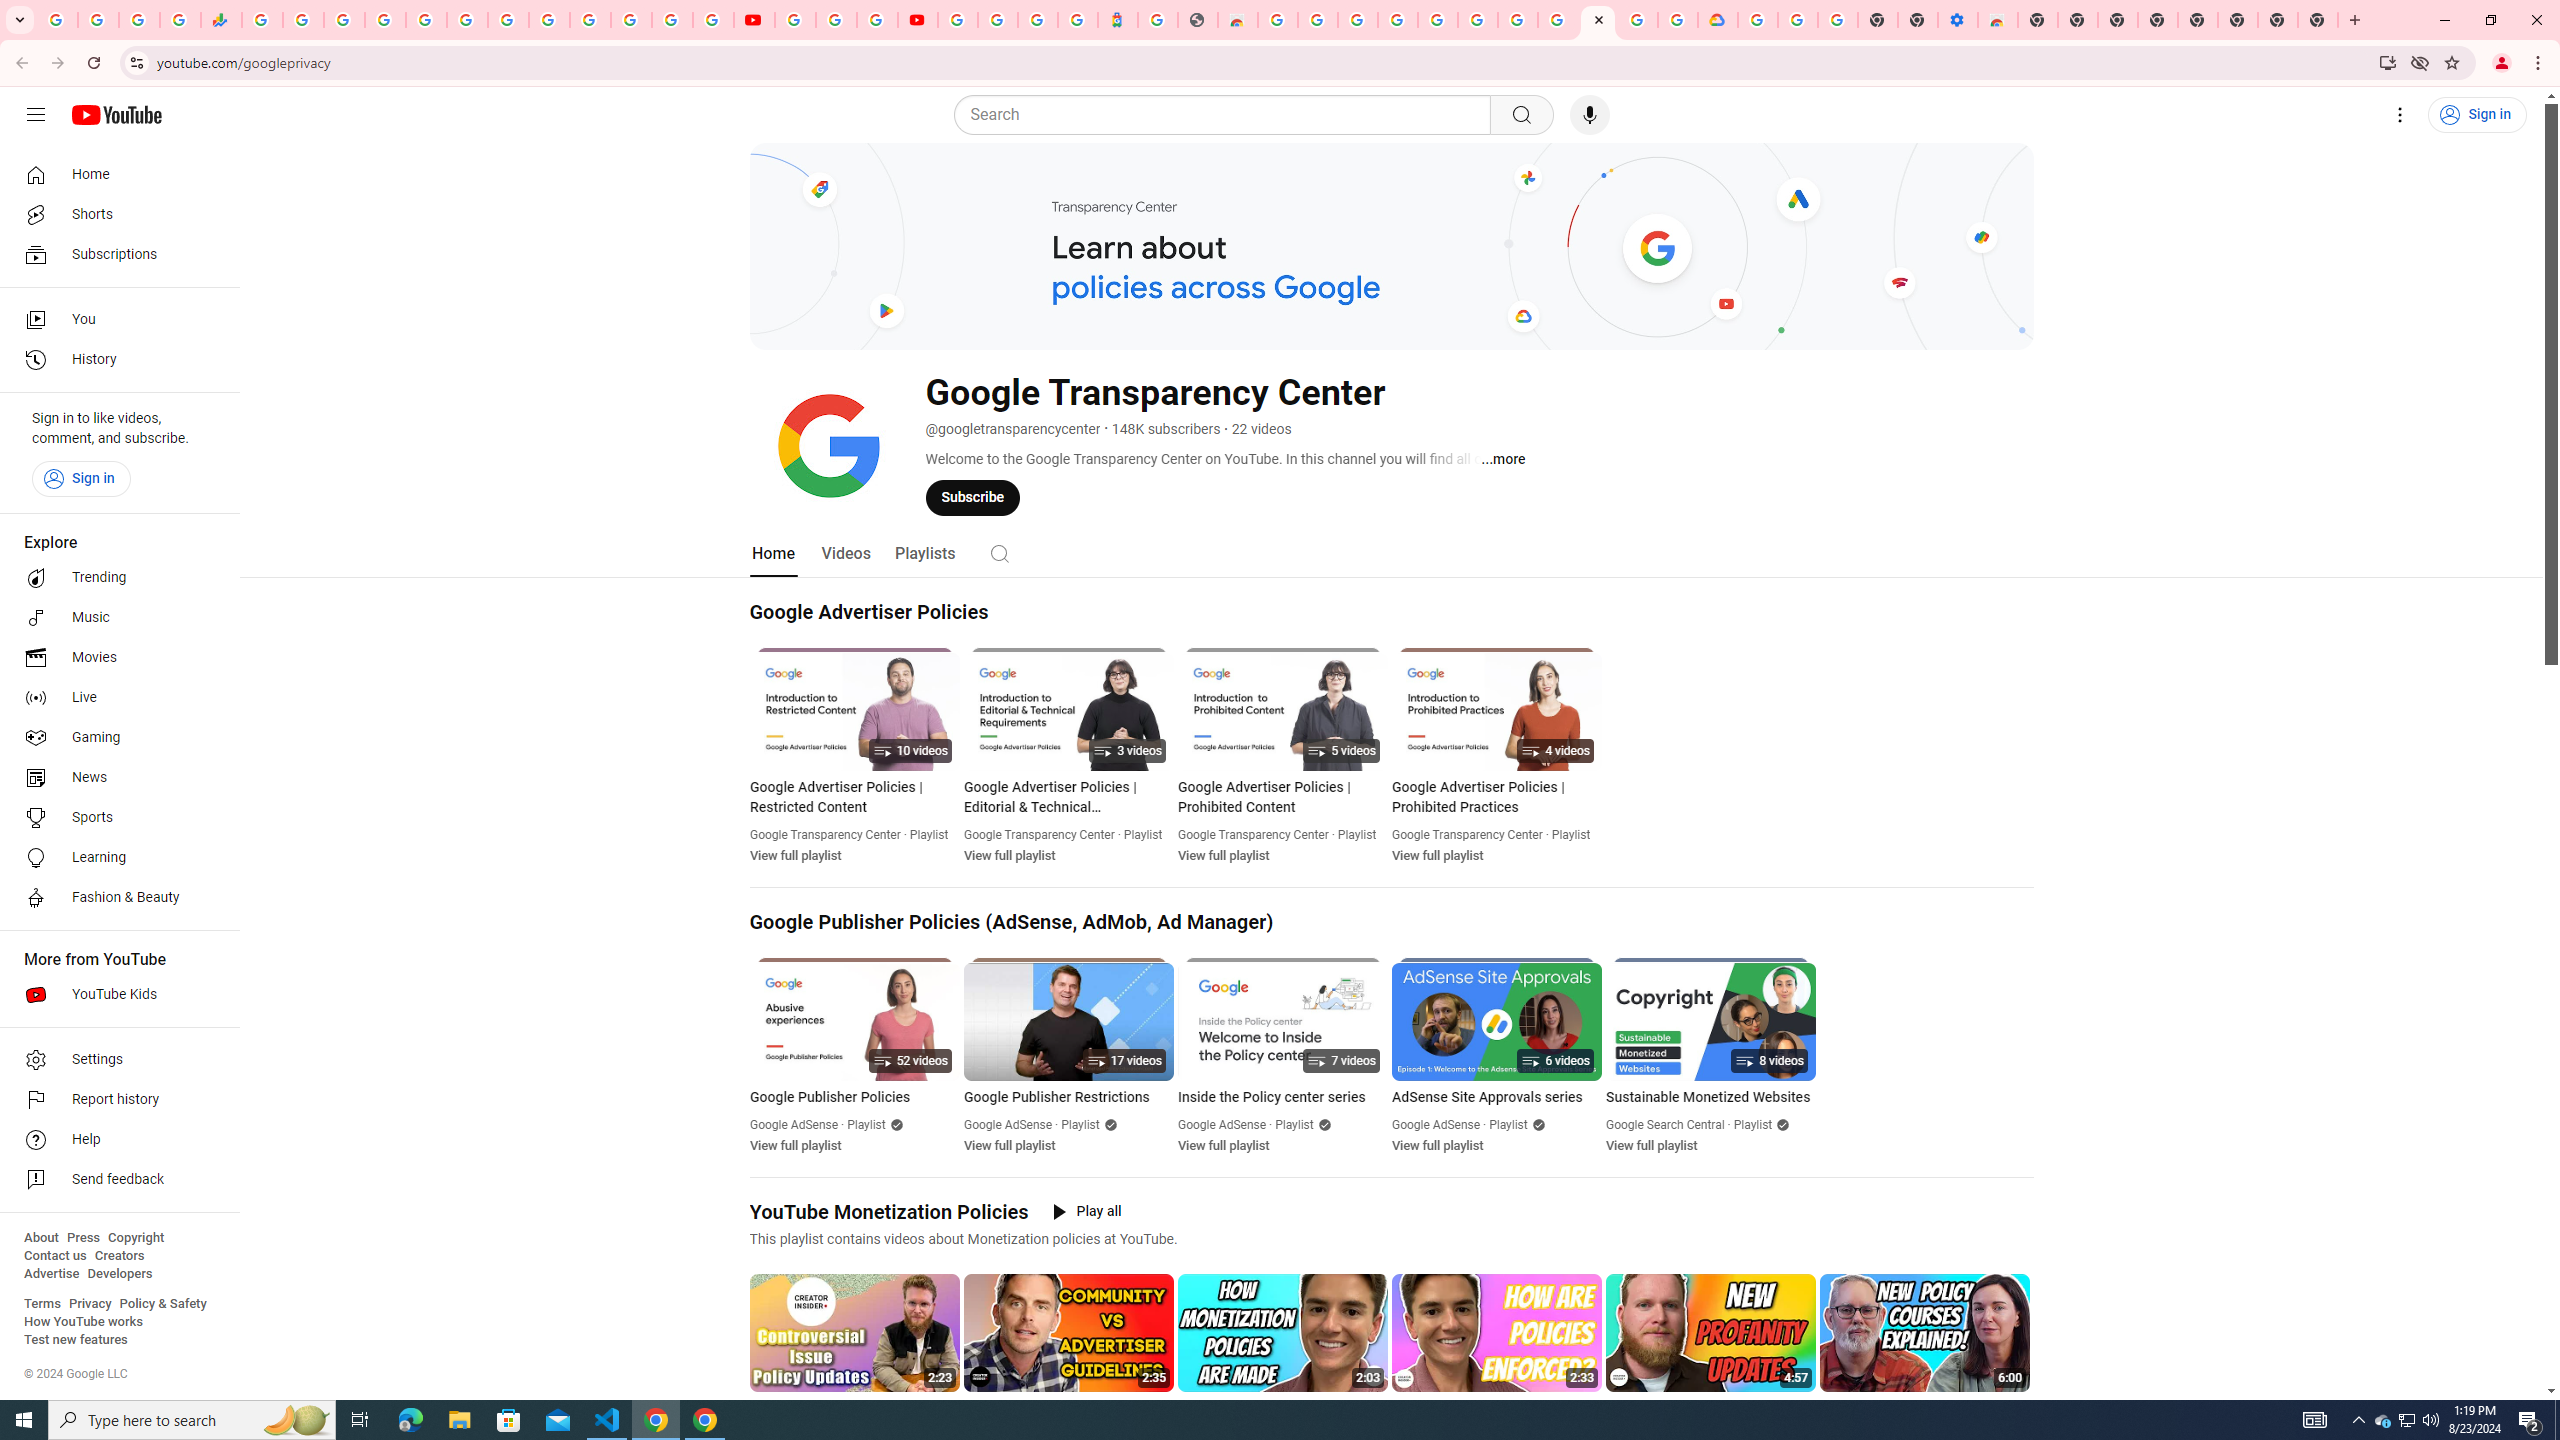  What do you see at coordinates (119, 1272) in the screenshot?
I see `'Developers'` at bounding box center [119, 1272].